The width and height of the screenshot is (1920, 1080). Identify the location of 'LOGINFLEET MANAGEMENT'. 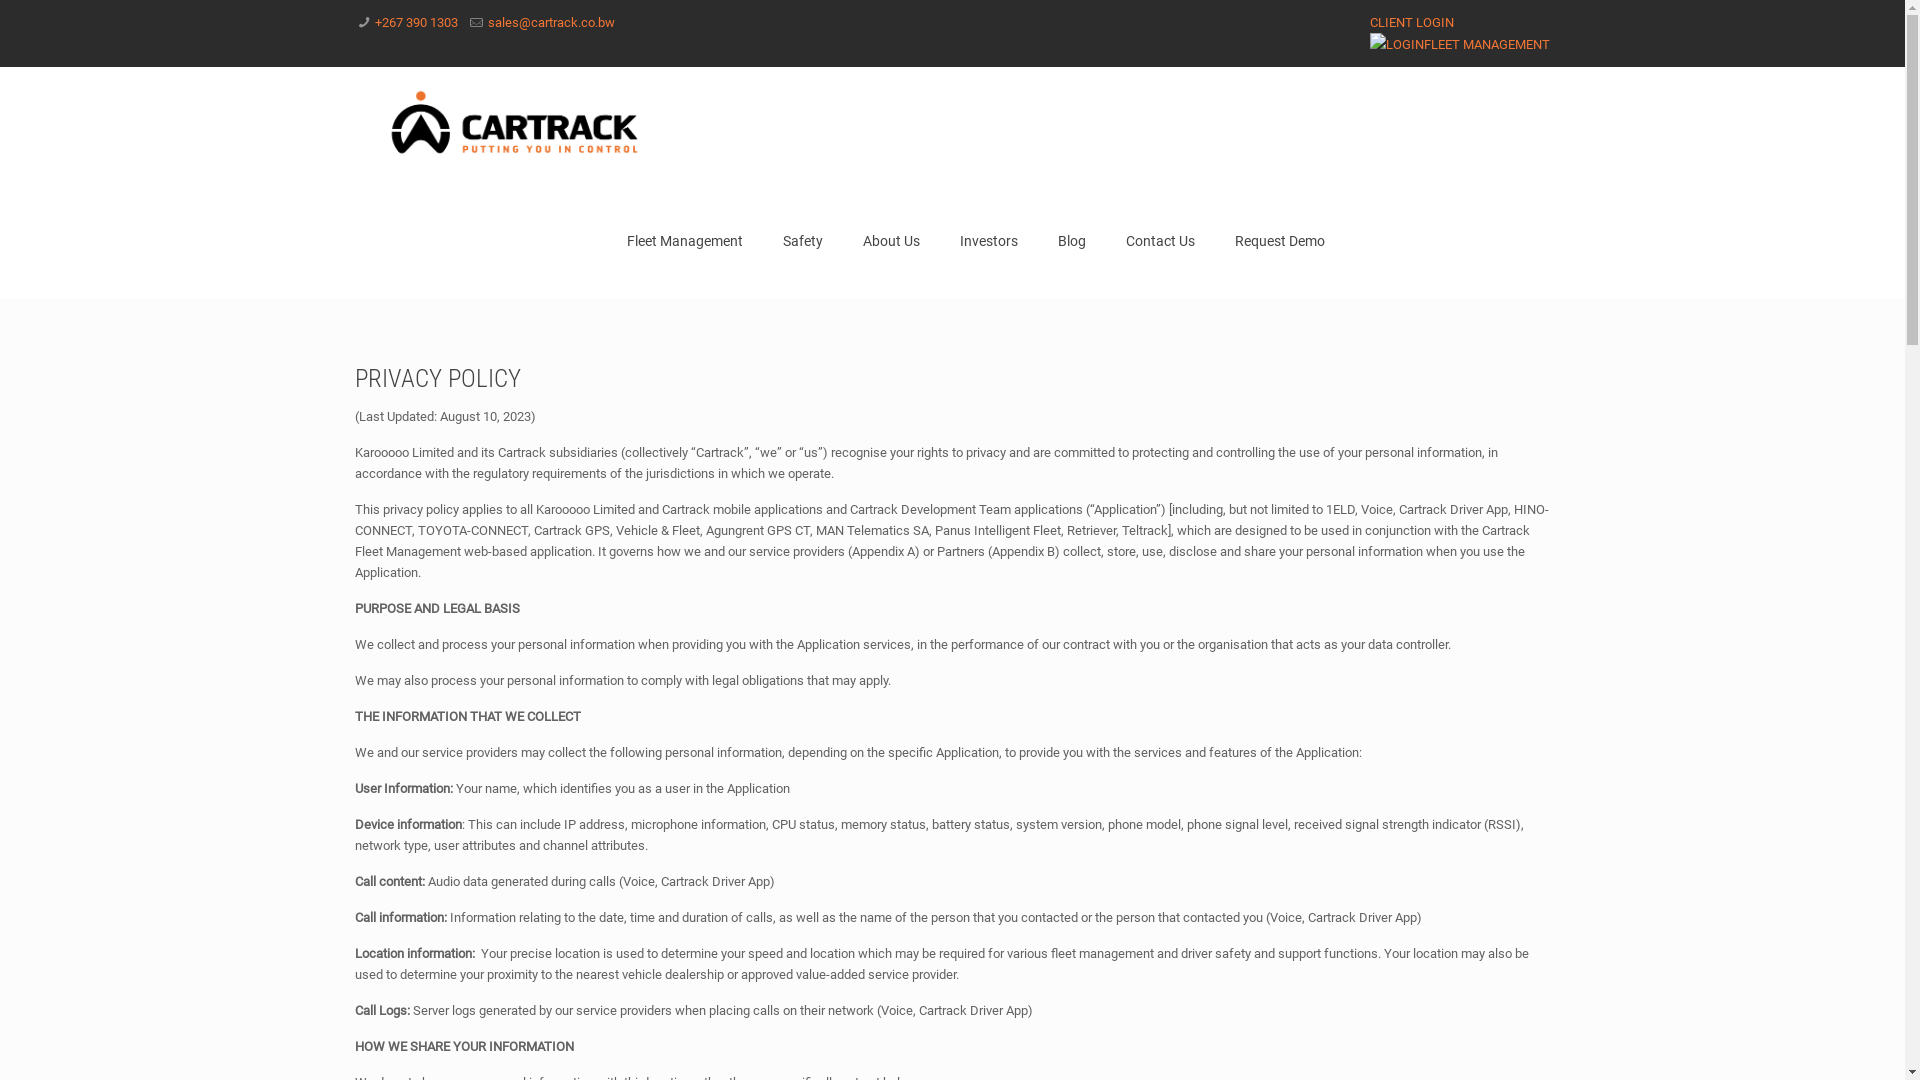
(1368, 44).